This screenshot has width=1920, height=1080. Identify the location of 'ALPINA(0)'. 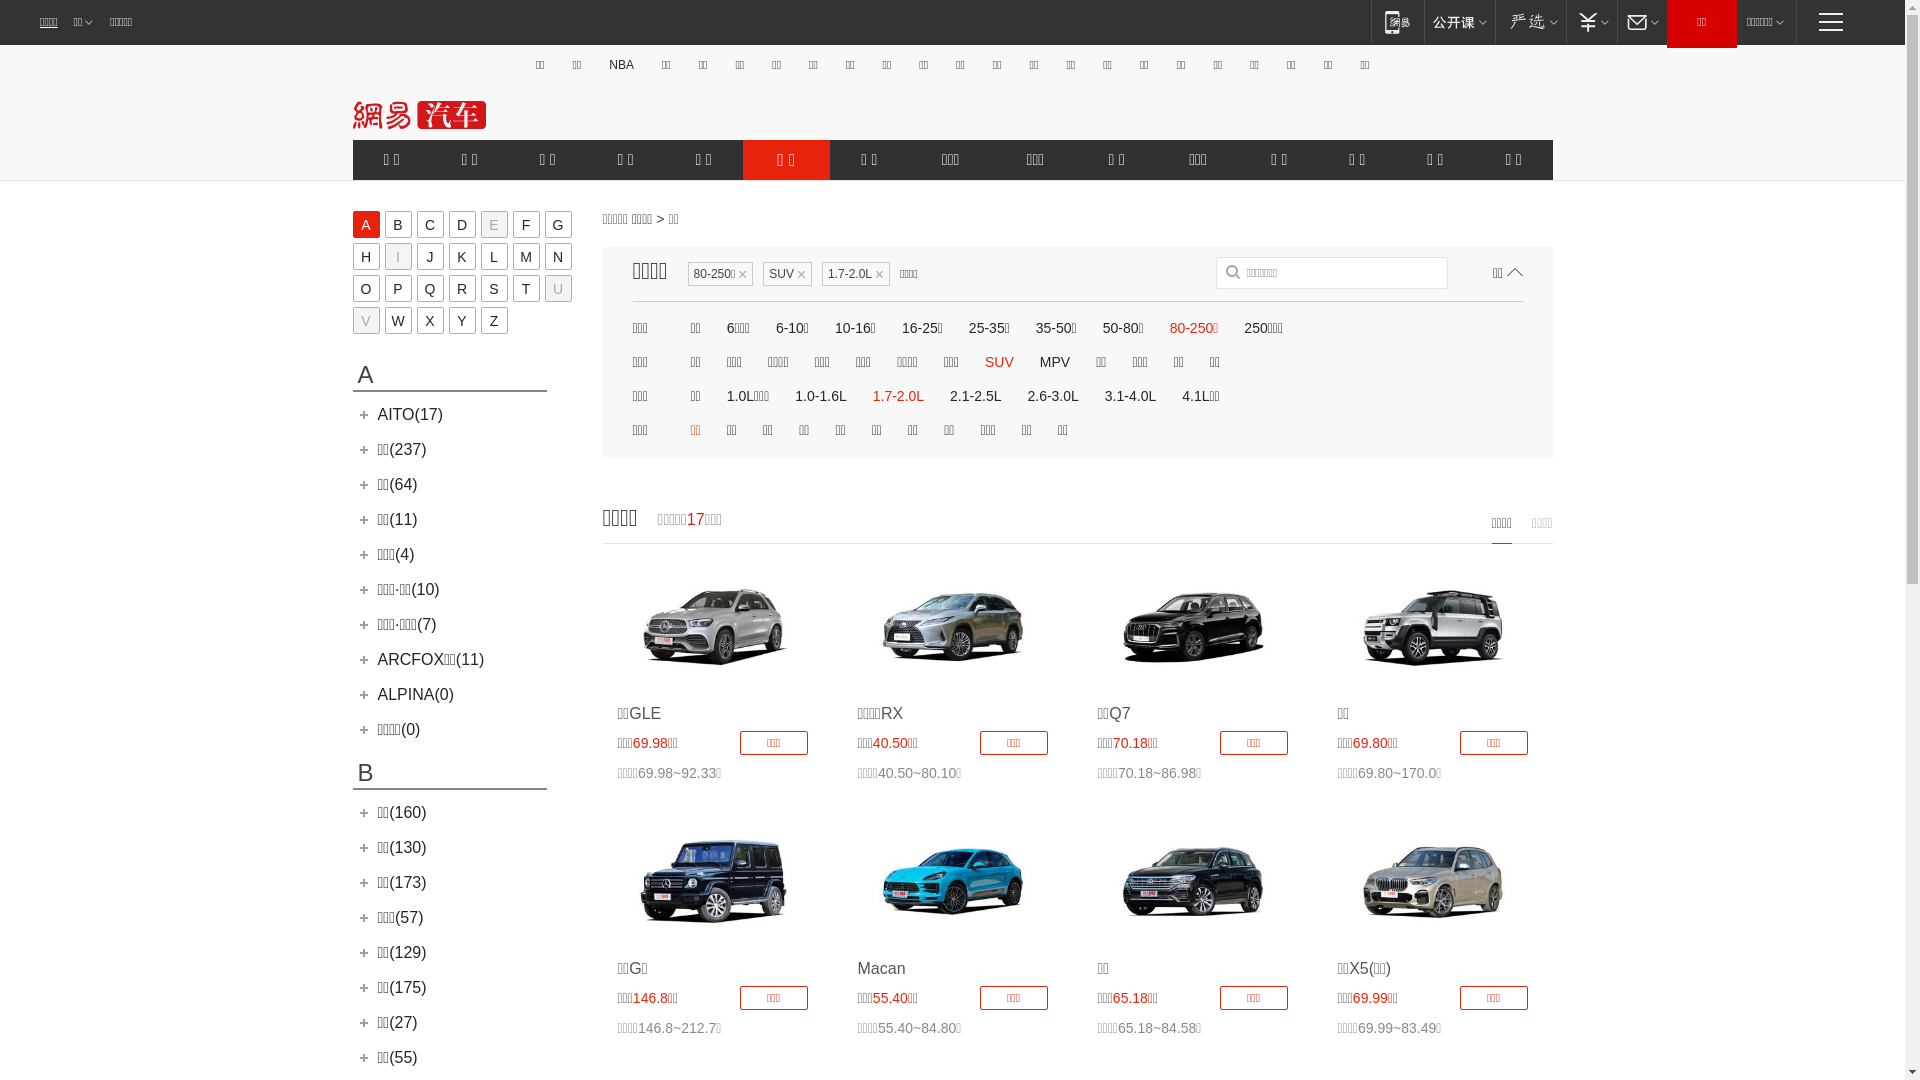
(415, 693).